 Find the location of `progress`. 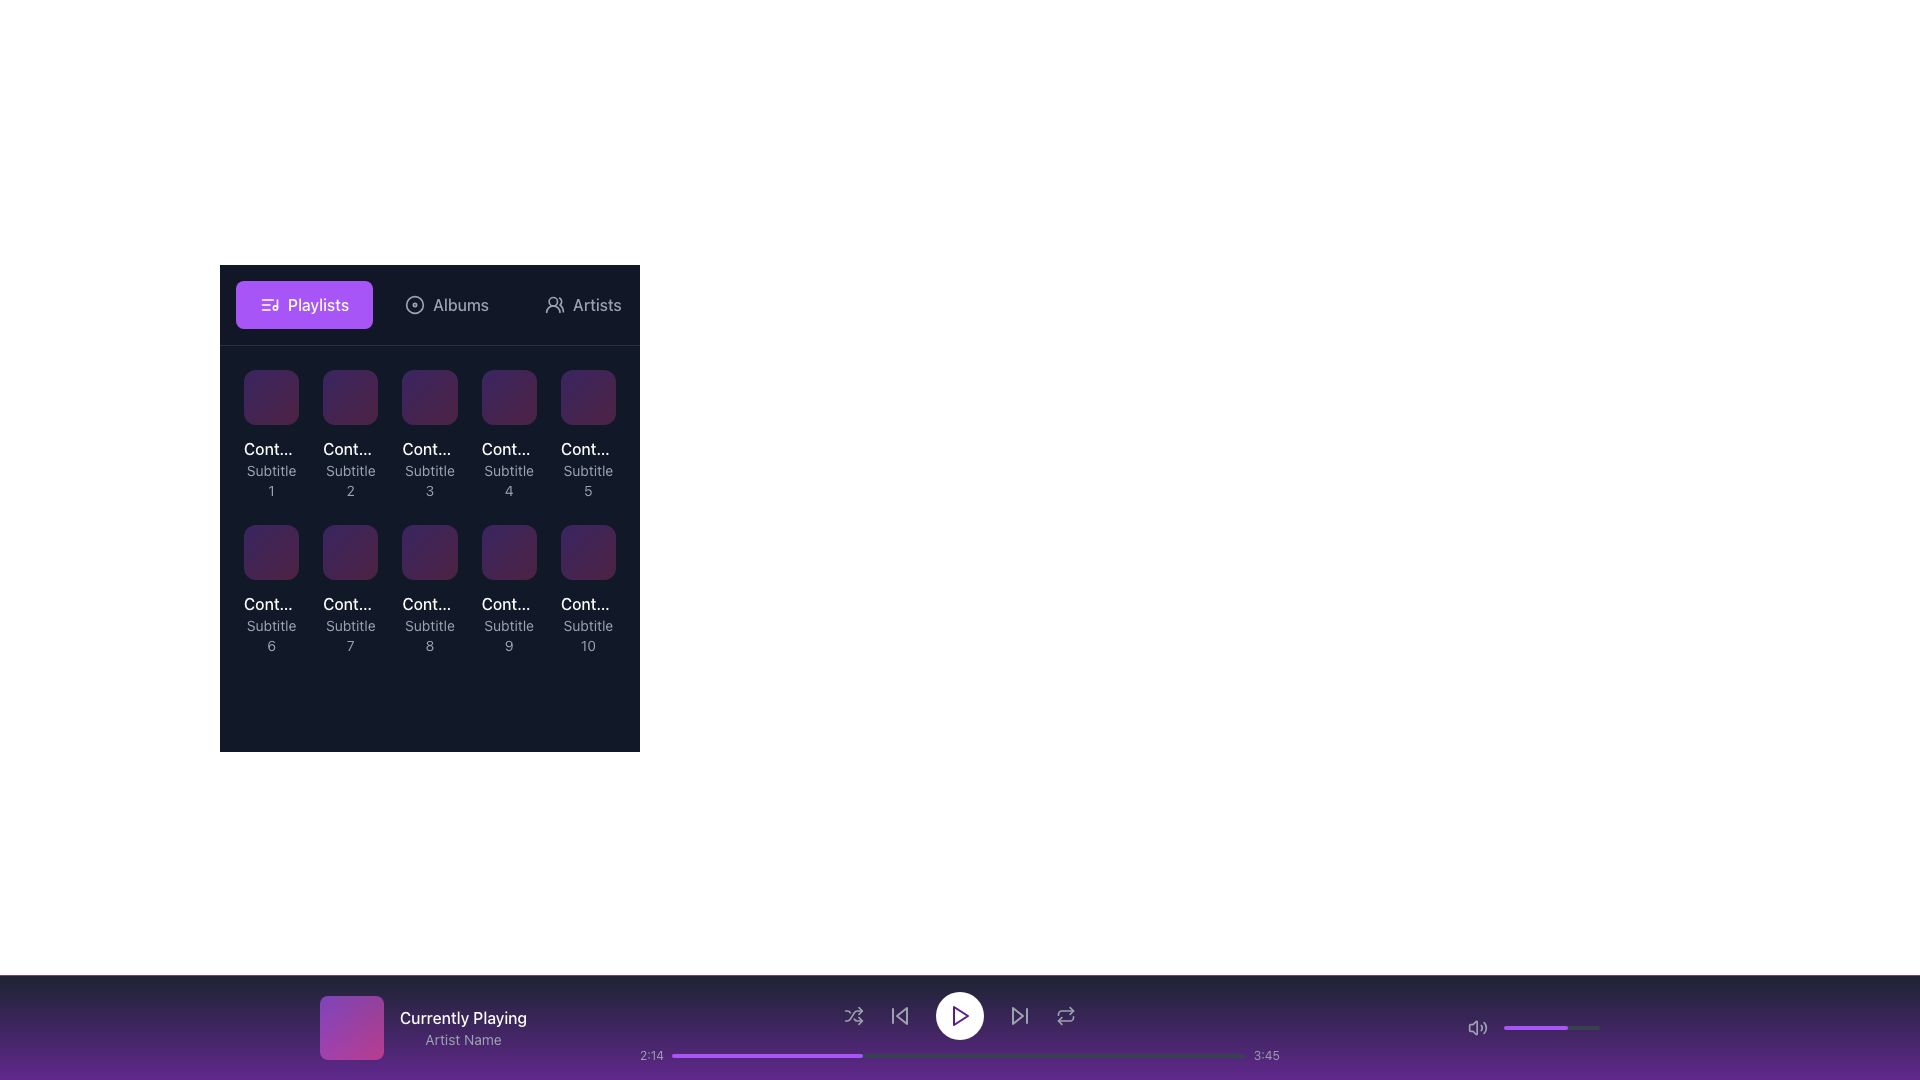

progress is located at coordinates (900, 1055).